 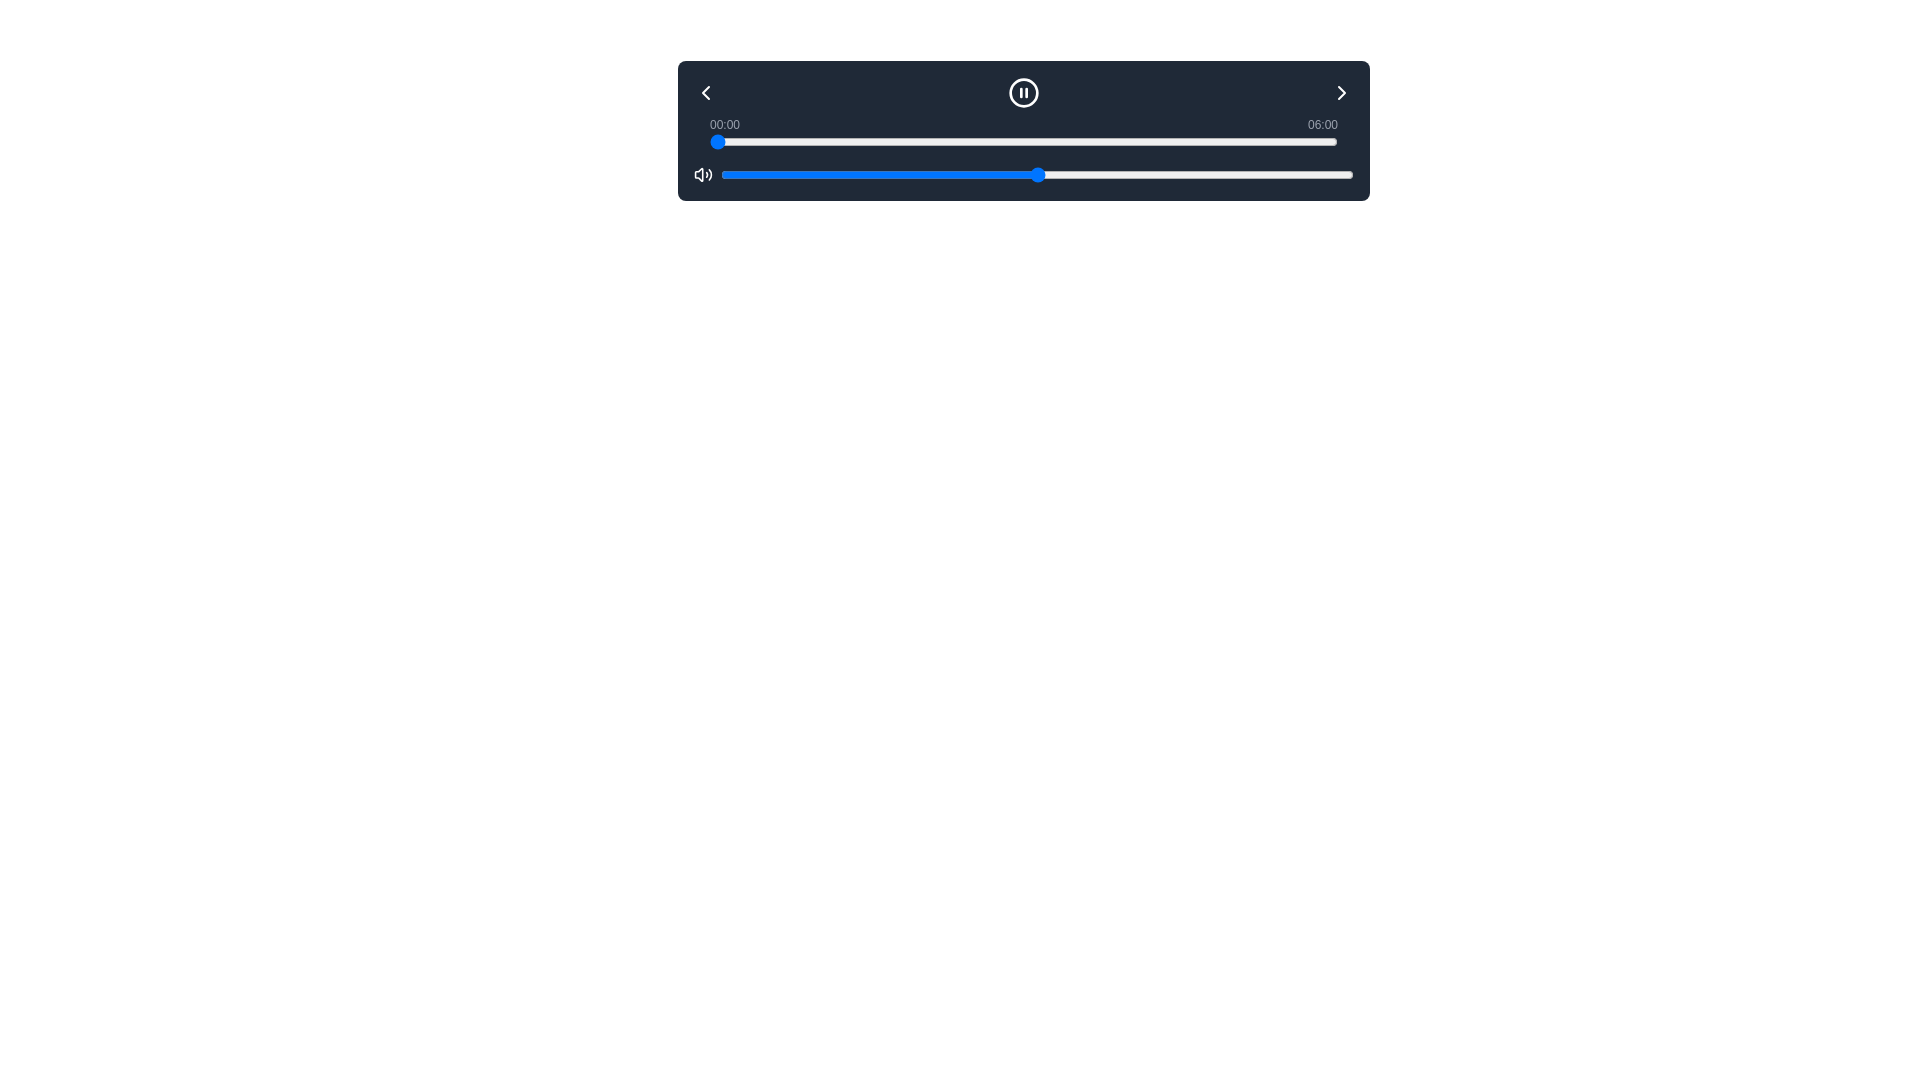 What do you see at coordinates (699, 173) in the screenshot?
I see `the state of the graphic icon that resembles a speaker or volume control with a muted representation, located at the leftmost part of the larger volume control icon` at bounding box center [699, 173].